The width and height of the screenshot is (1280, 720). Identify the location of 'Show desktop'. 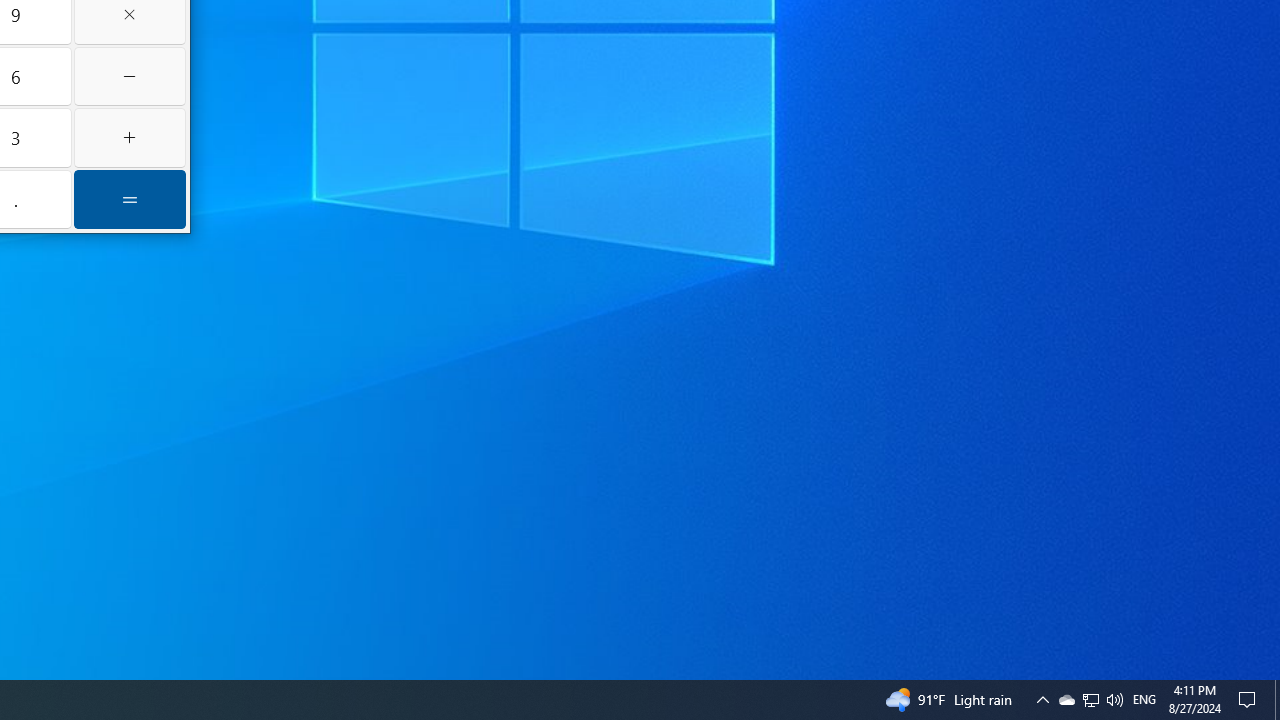
(1276, 698).